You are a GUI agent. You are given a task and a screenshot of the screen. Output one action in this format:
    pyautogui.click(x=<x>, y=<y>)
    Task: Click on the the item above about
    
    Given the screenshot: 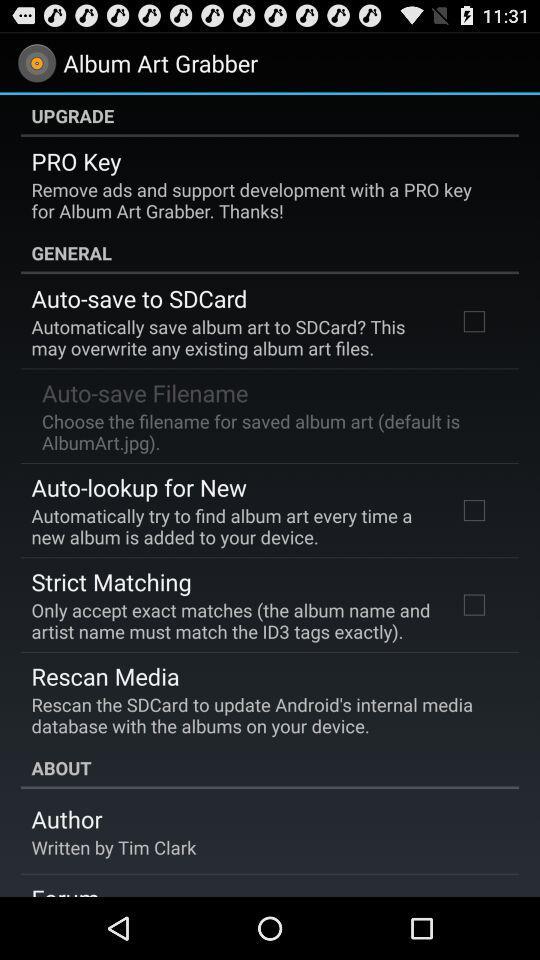 What is the action you would take?
    pyautogui.click(x=263, y=715)
    